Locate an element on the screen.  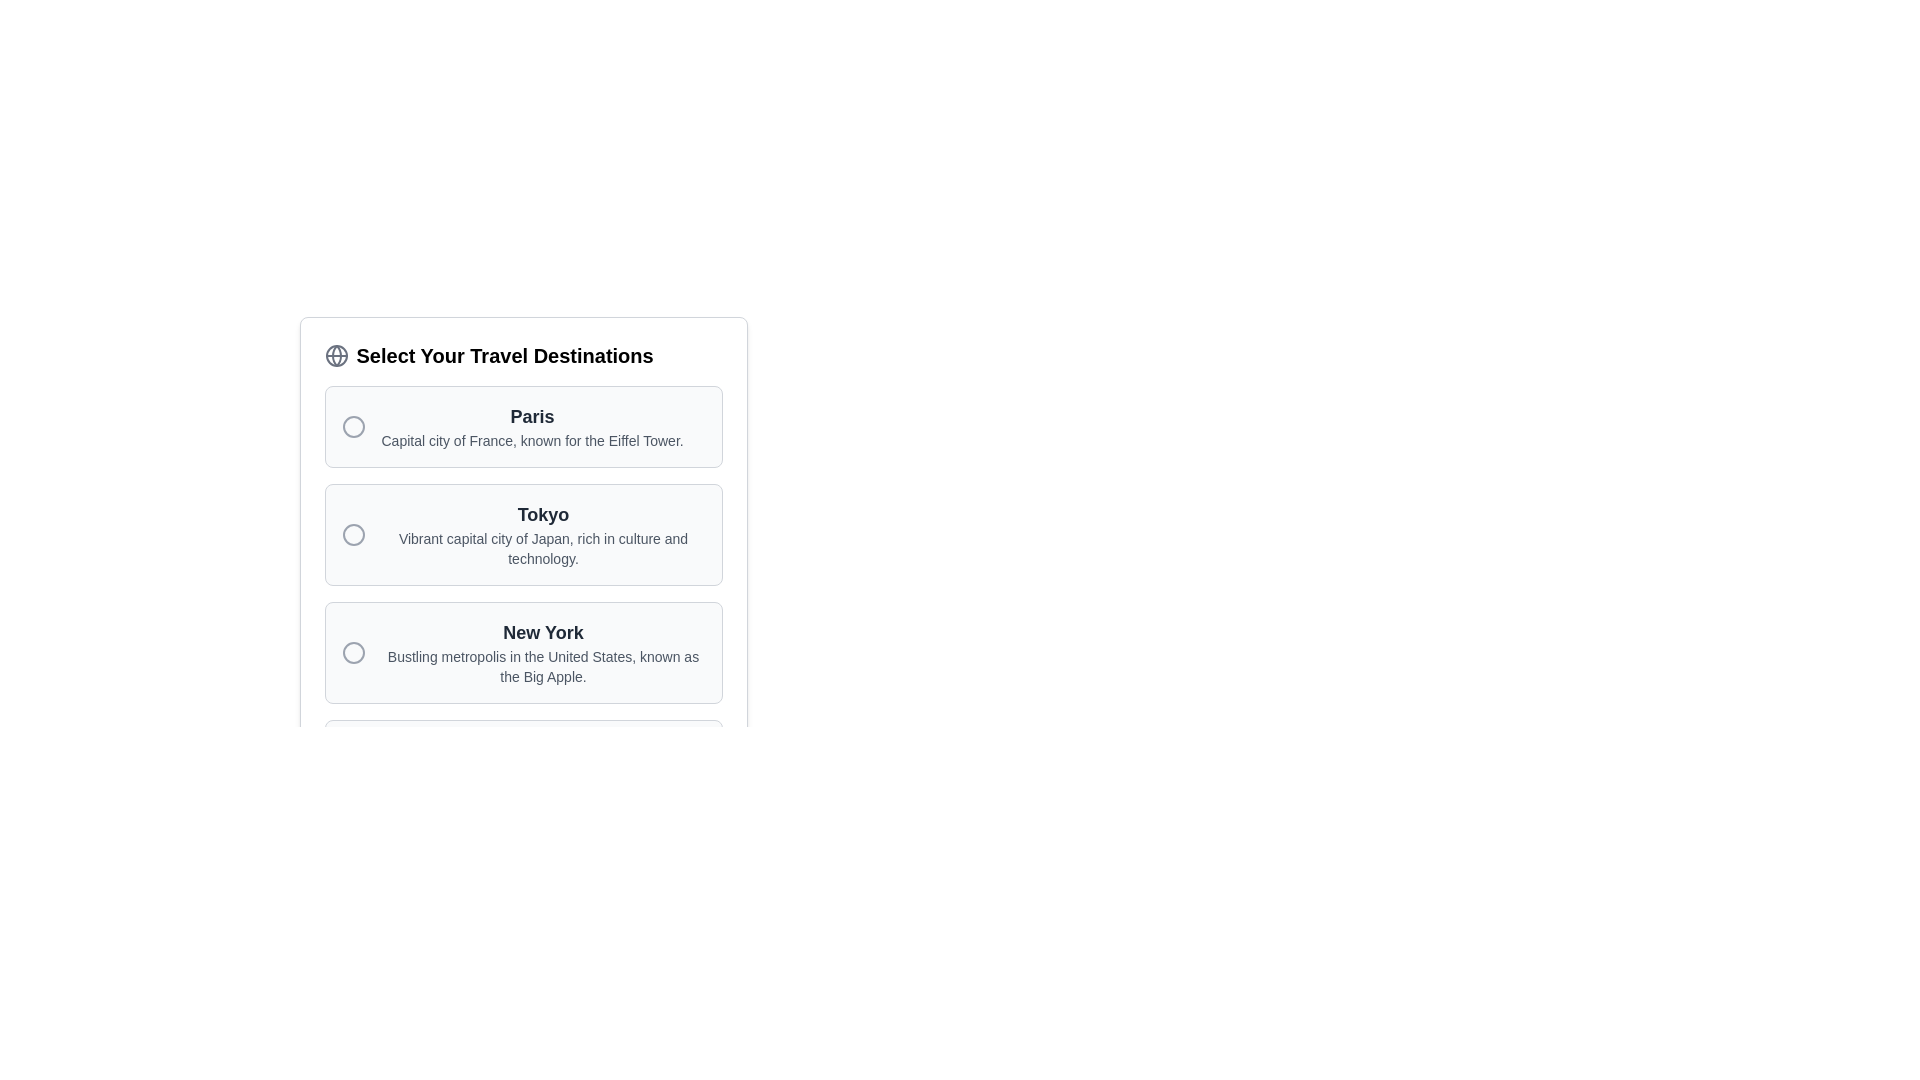
the 'New York' text label, which is the third option in the list of travel destinations, featuring a large bold font and a description below it is located at coordinates (543, 652).